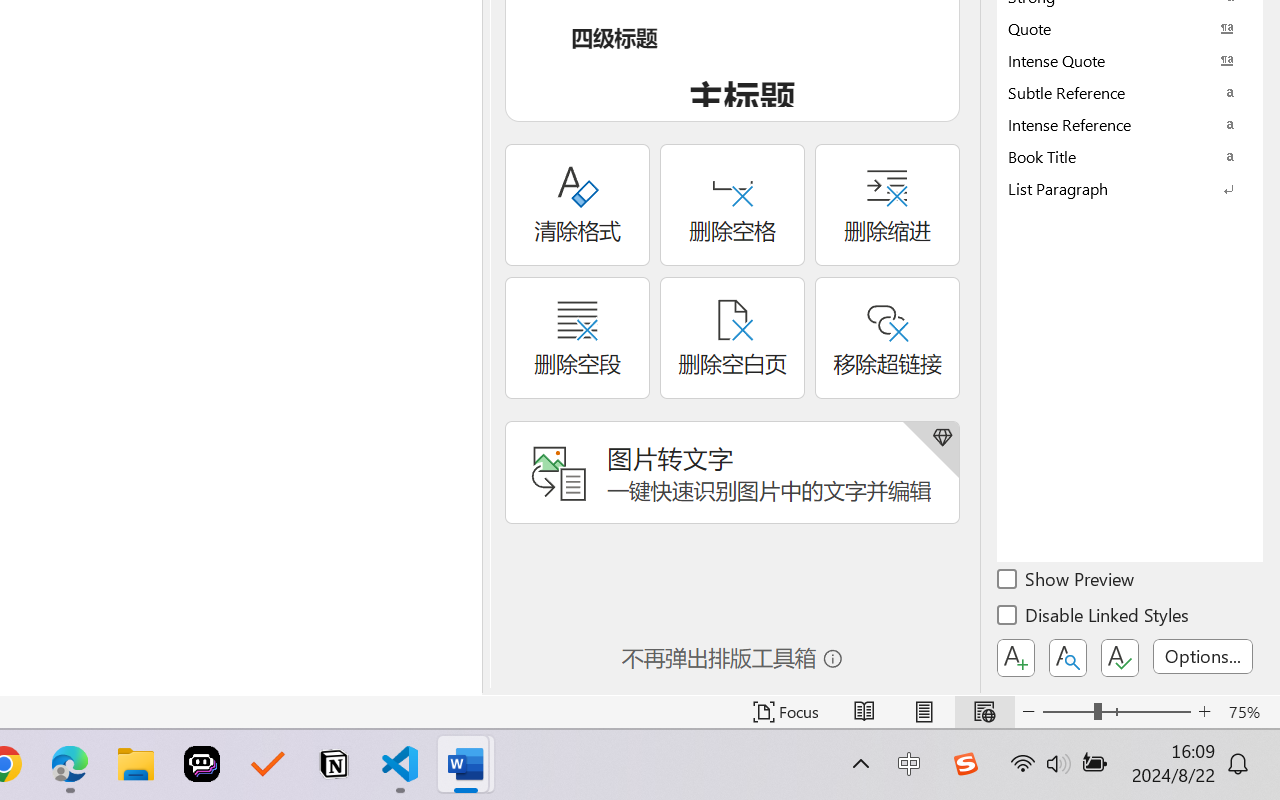  What do you see at coordinates (965, 764) in the screenshot?
I see `'Class: Image'` at bounding box center [965, 764].